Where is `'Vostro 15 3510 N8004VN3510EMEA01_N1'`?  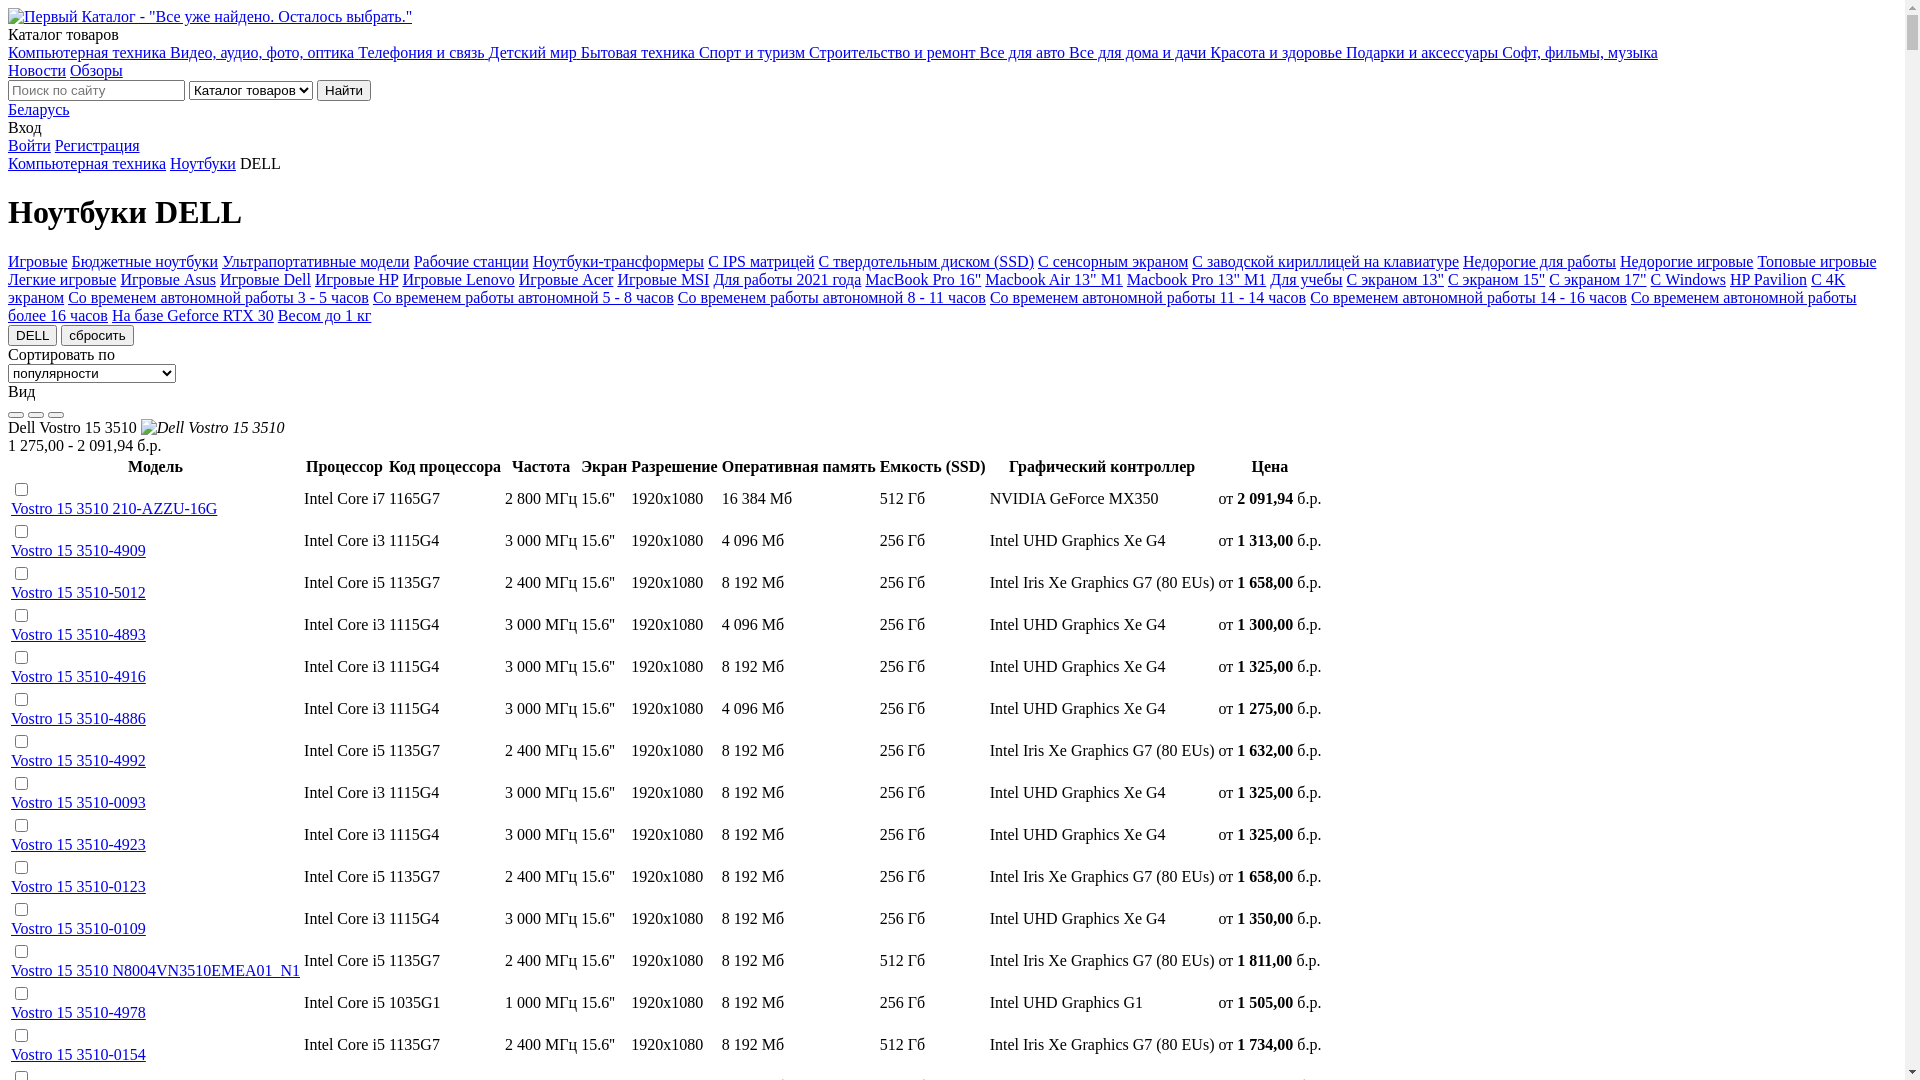 'Vostro 15 3510 N8004VN3510EMEA01_N1' is located at coordinates (154, 969).